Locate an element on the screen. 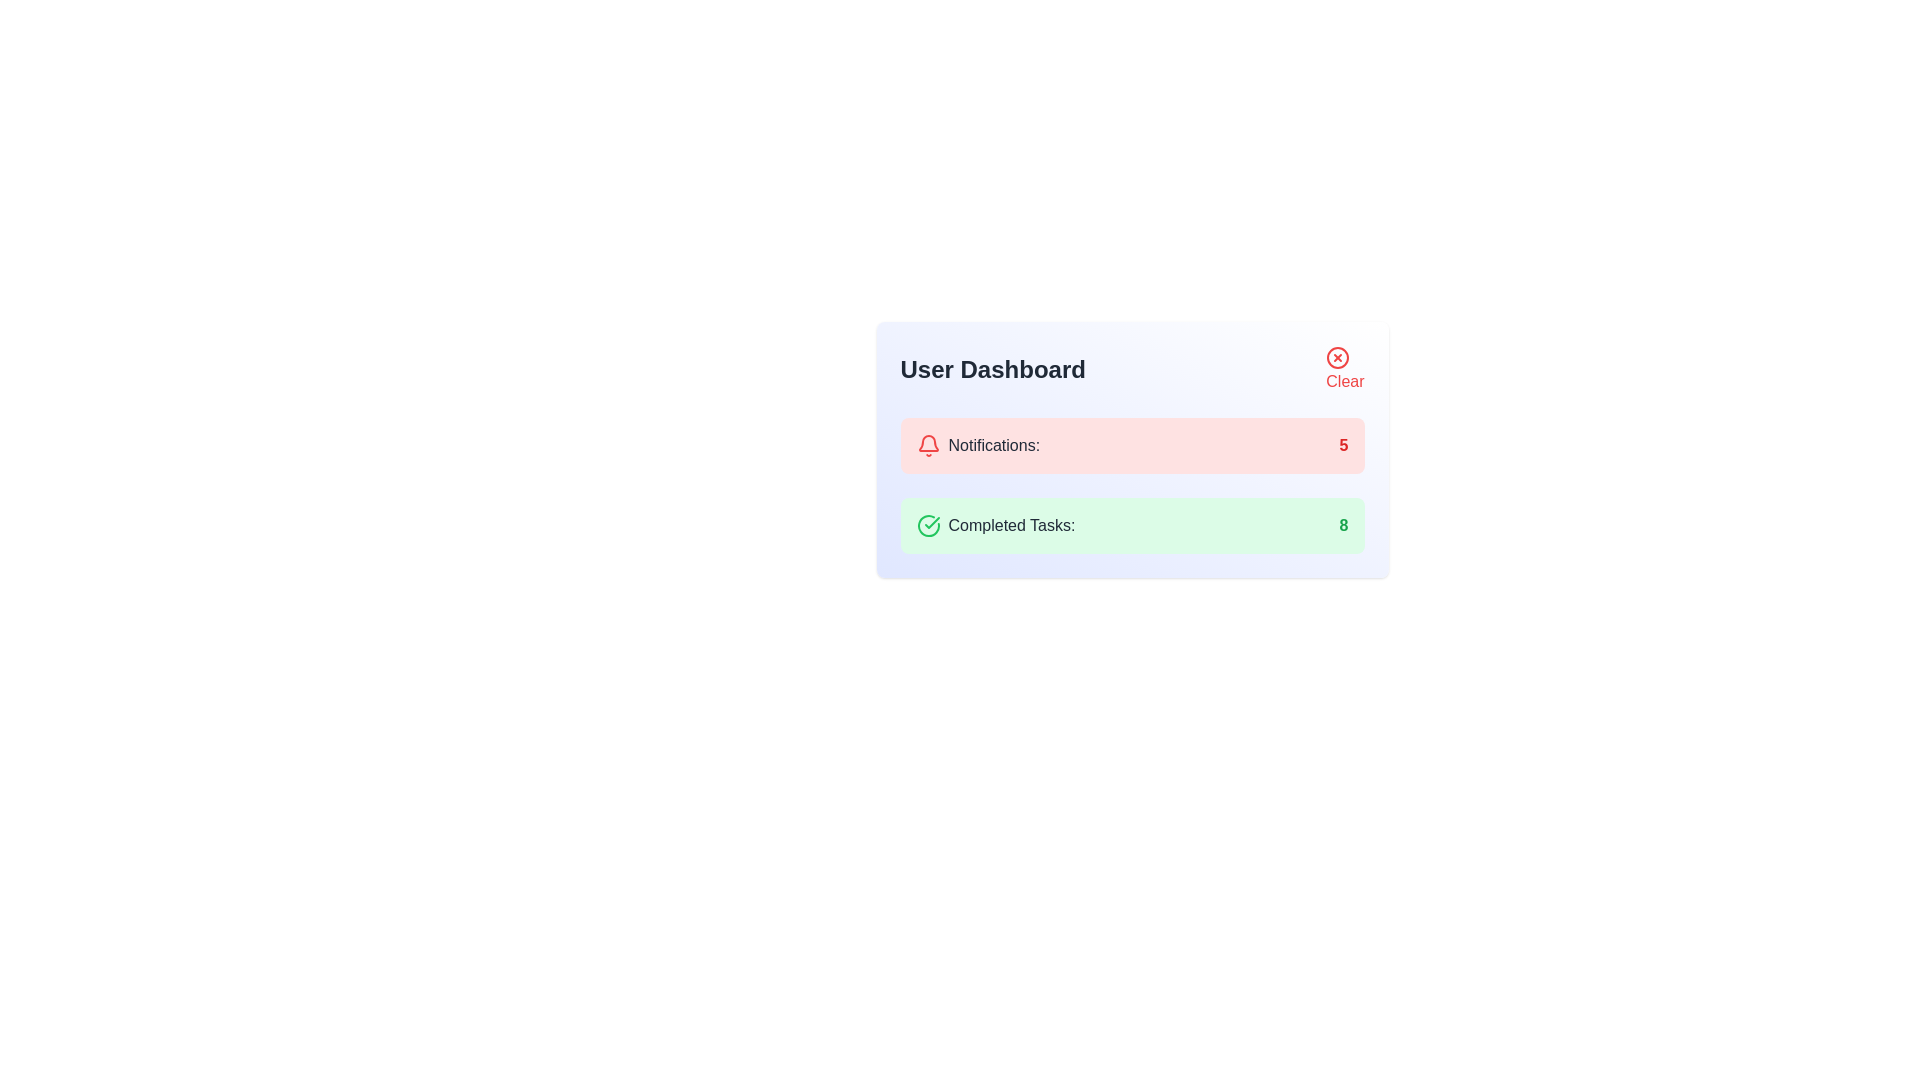 This screenshot has width=1920, height=1080. the Text Label indicating the purpose of the notification section, which is located to the right of a red icon and to the left of a bold red number '5' is located at coordinates (994, 445).